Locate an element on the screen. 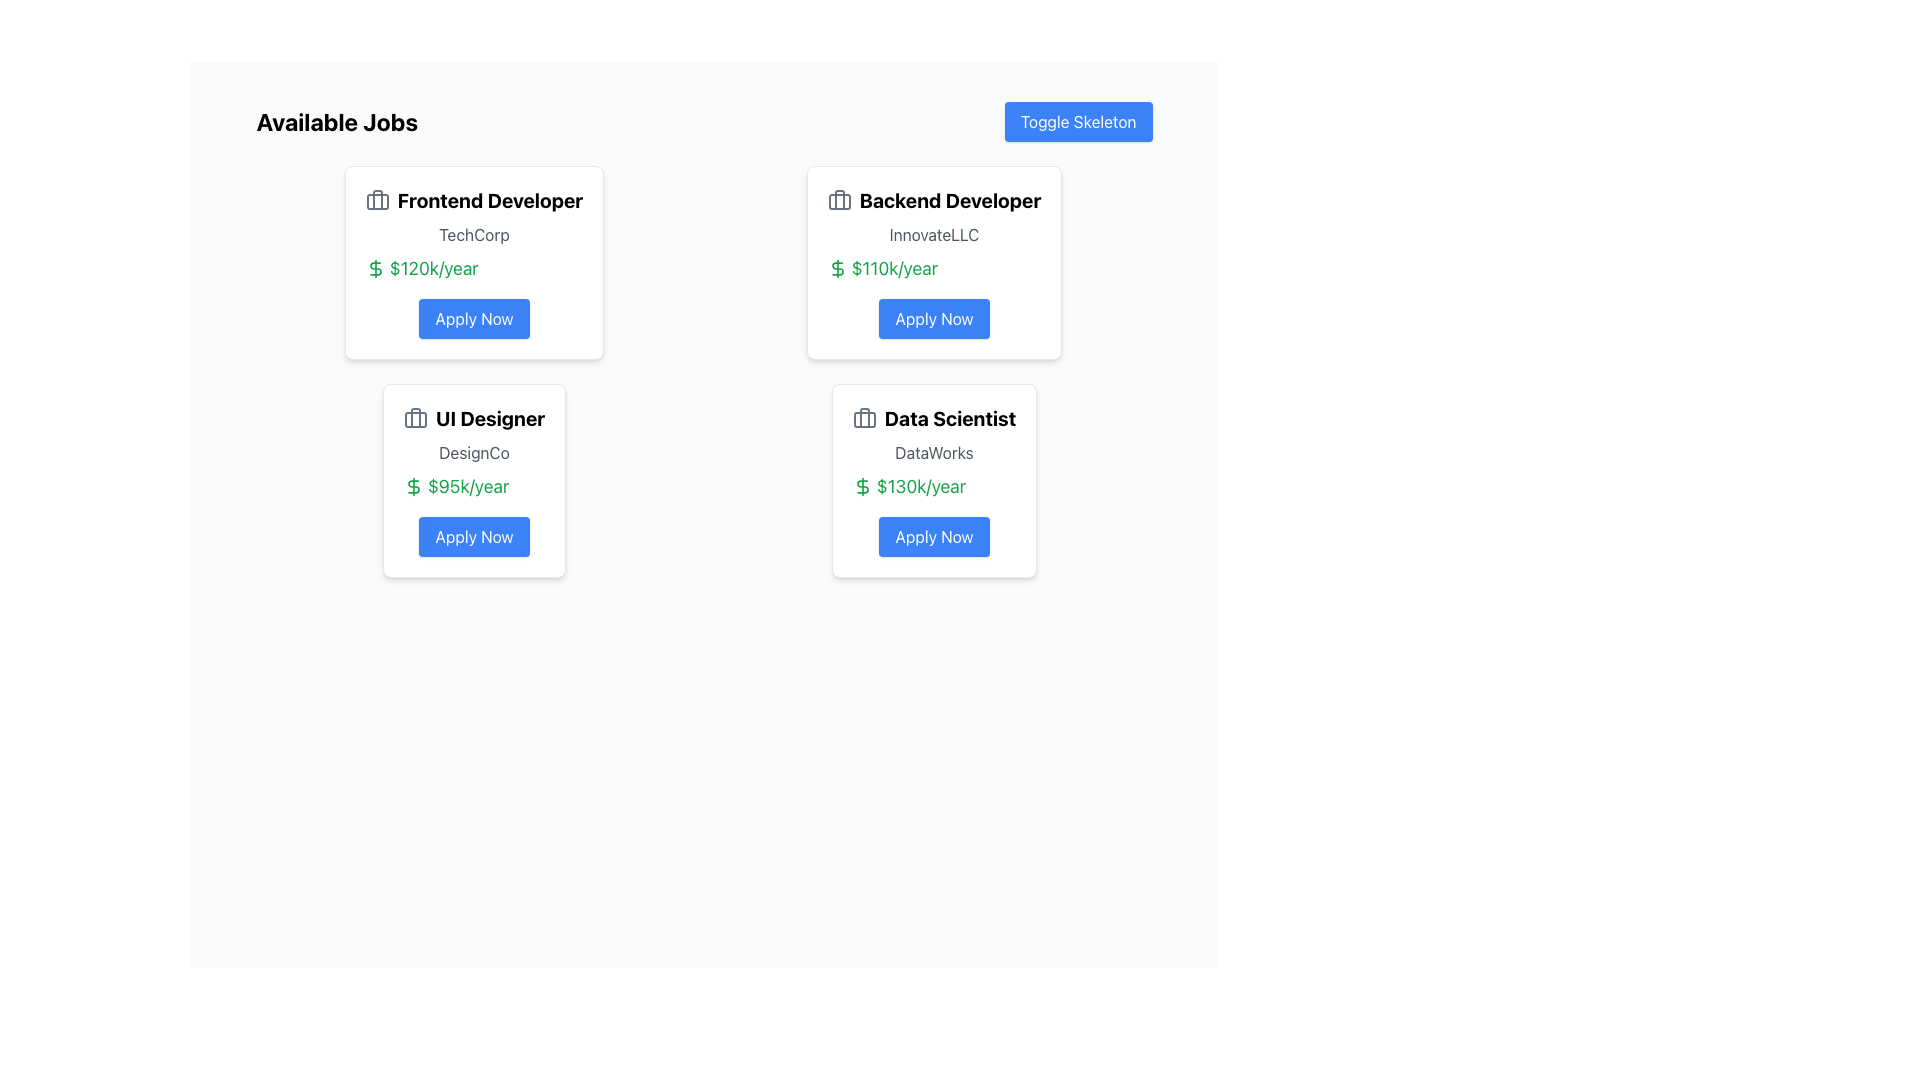  the text label identifying the job role 'Backend Developer' located in the top-right tile of the job postings grid is located at coordinates (933, 200).